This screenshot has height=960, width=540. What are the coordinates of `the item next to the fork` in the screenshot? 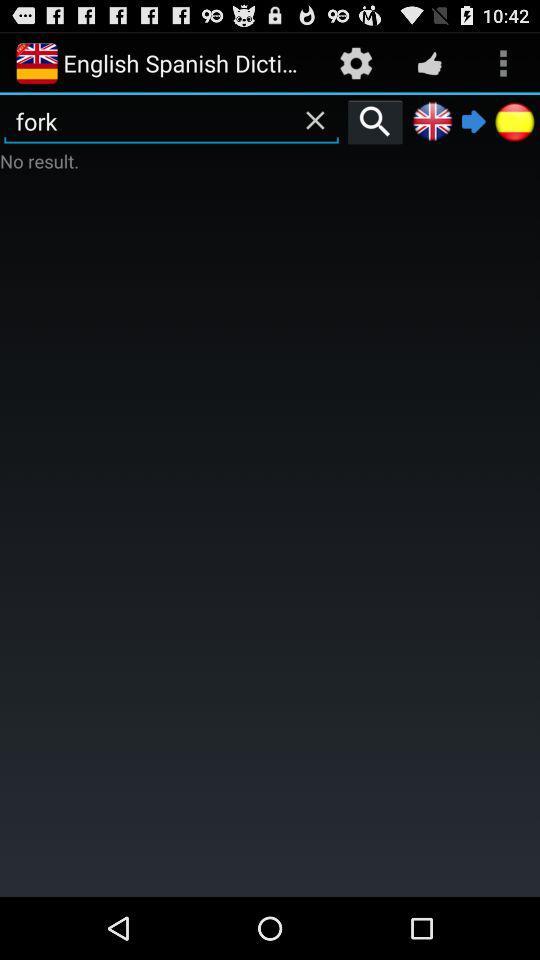 It's located at (375, 120).